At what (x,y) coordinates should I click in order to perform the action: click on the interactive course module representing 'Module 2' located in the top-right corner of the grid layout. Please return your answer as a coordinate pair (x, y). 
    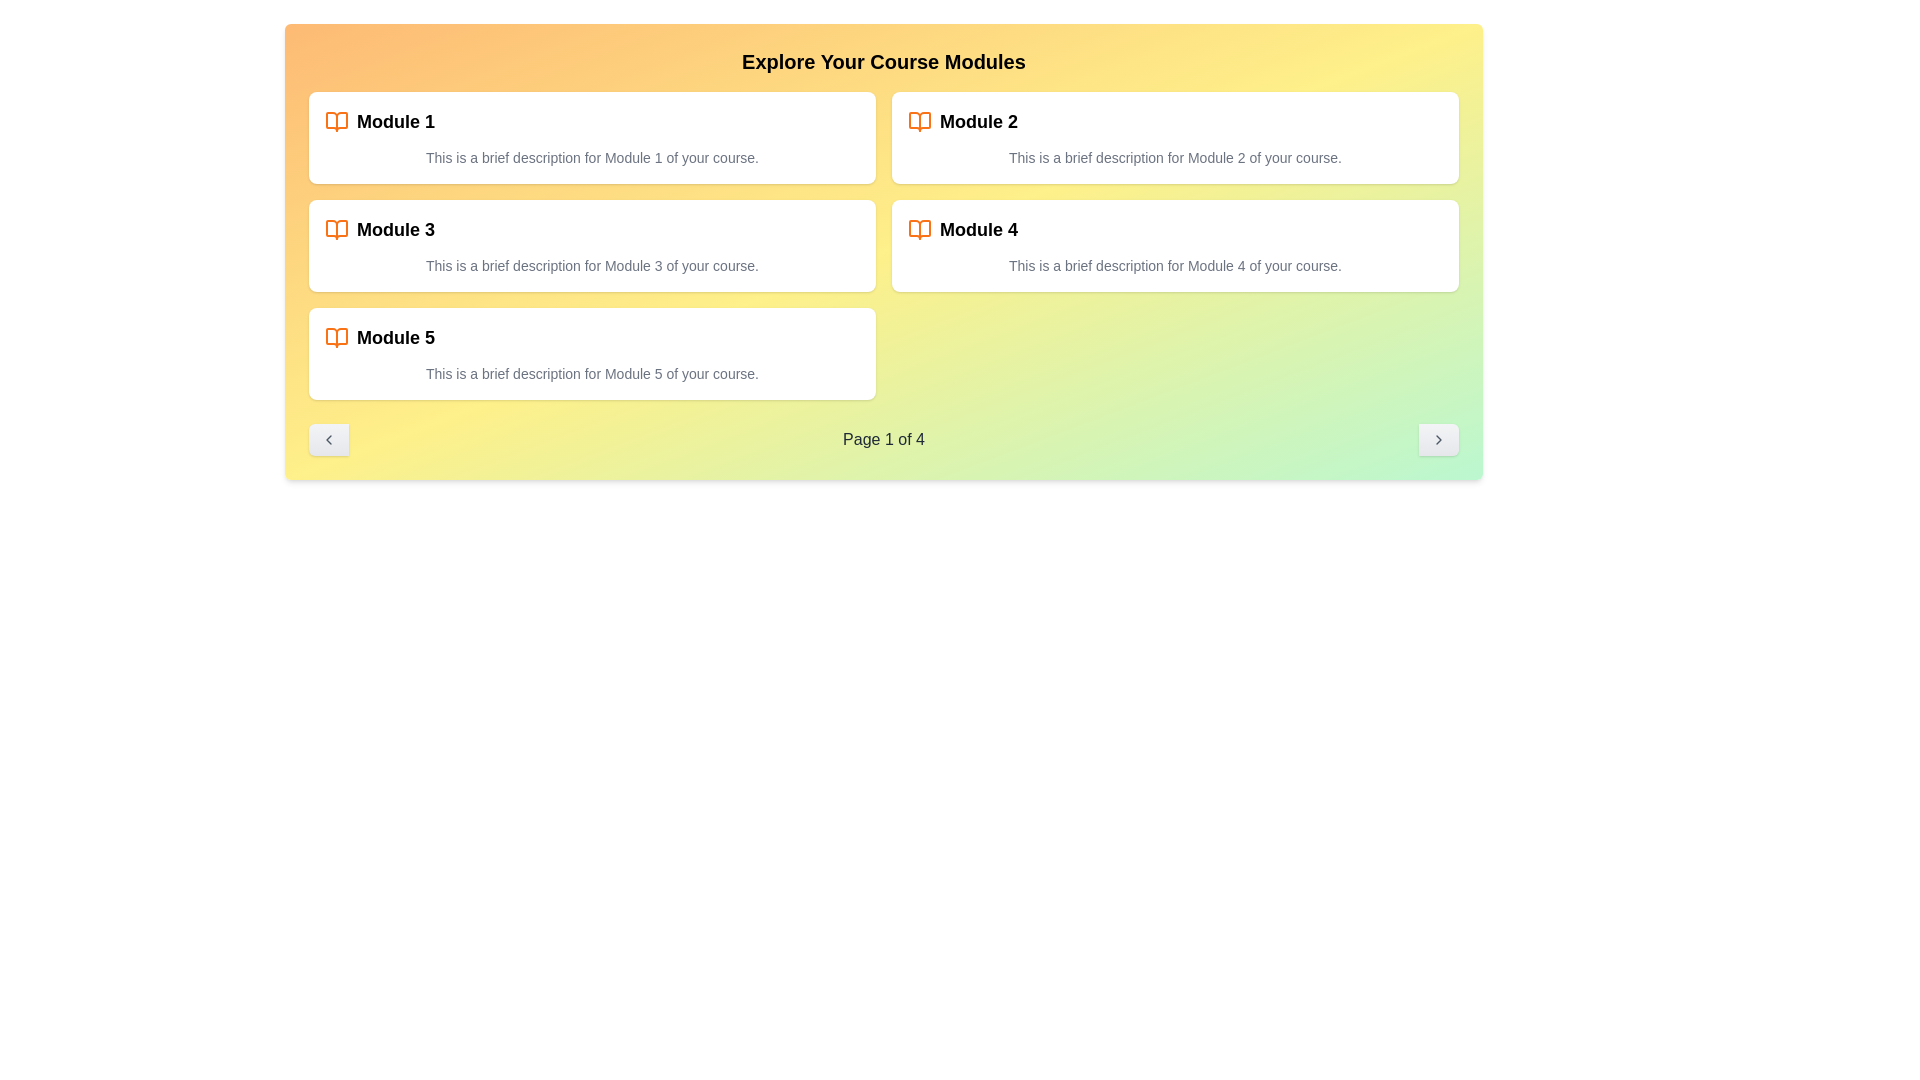
    Looking at the image, I should click on (1175, 137).